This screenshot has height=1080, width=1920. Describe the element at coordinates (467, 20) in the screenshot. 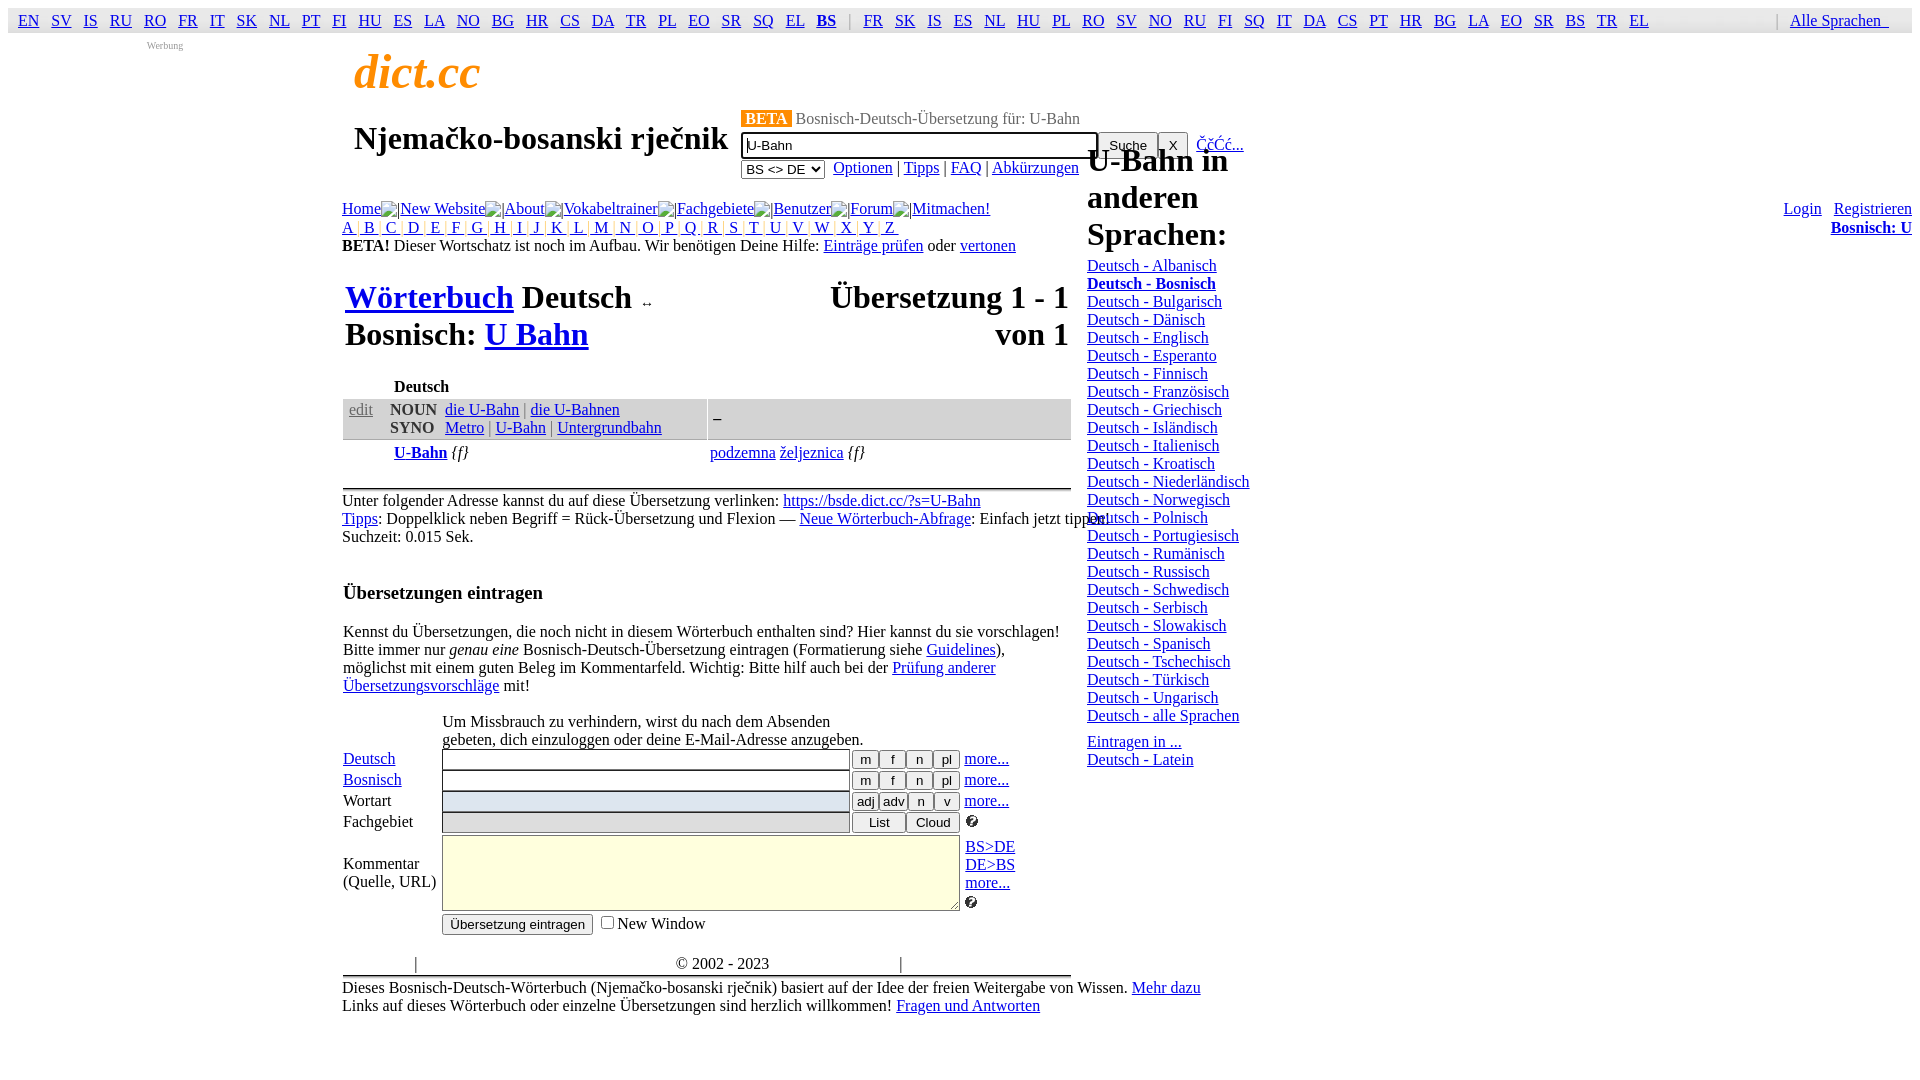

I see `'NO'` at that location.